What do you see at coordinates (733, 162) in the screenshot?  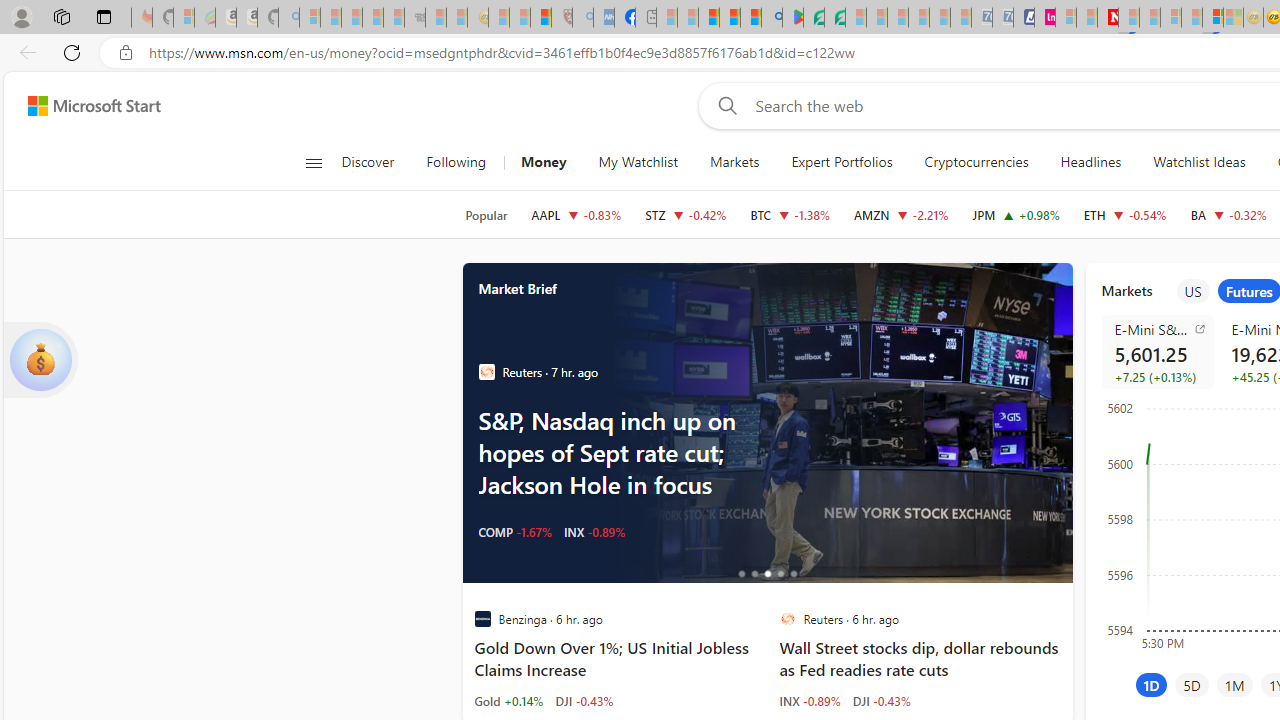 I see `'Markets'` at bounding box center [733, 162].